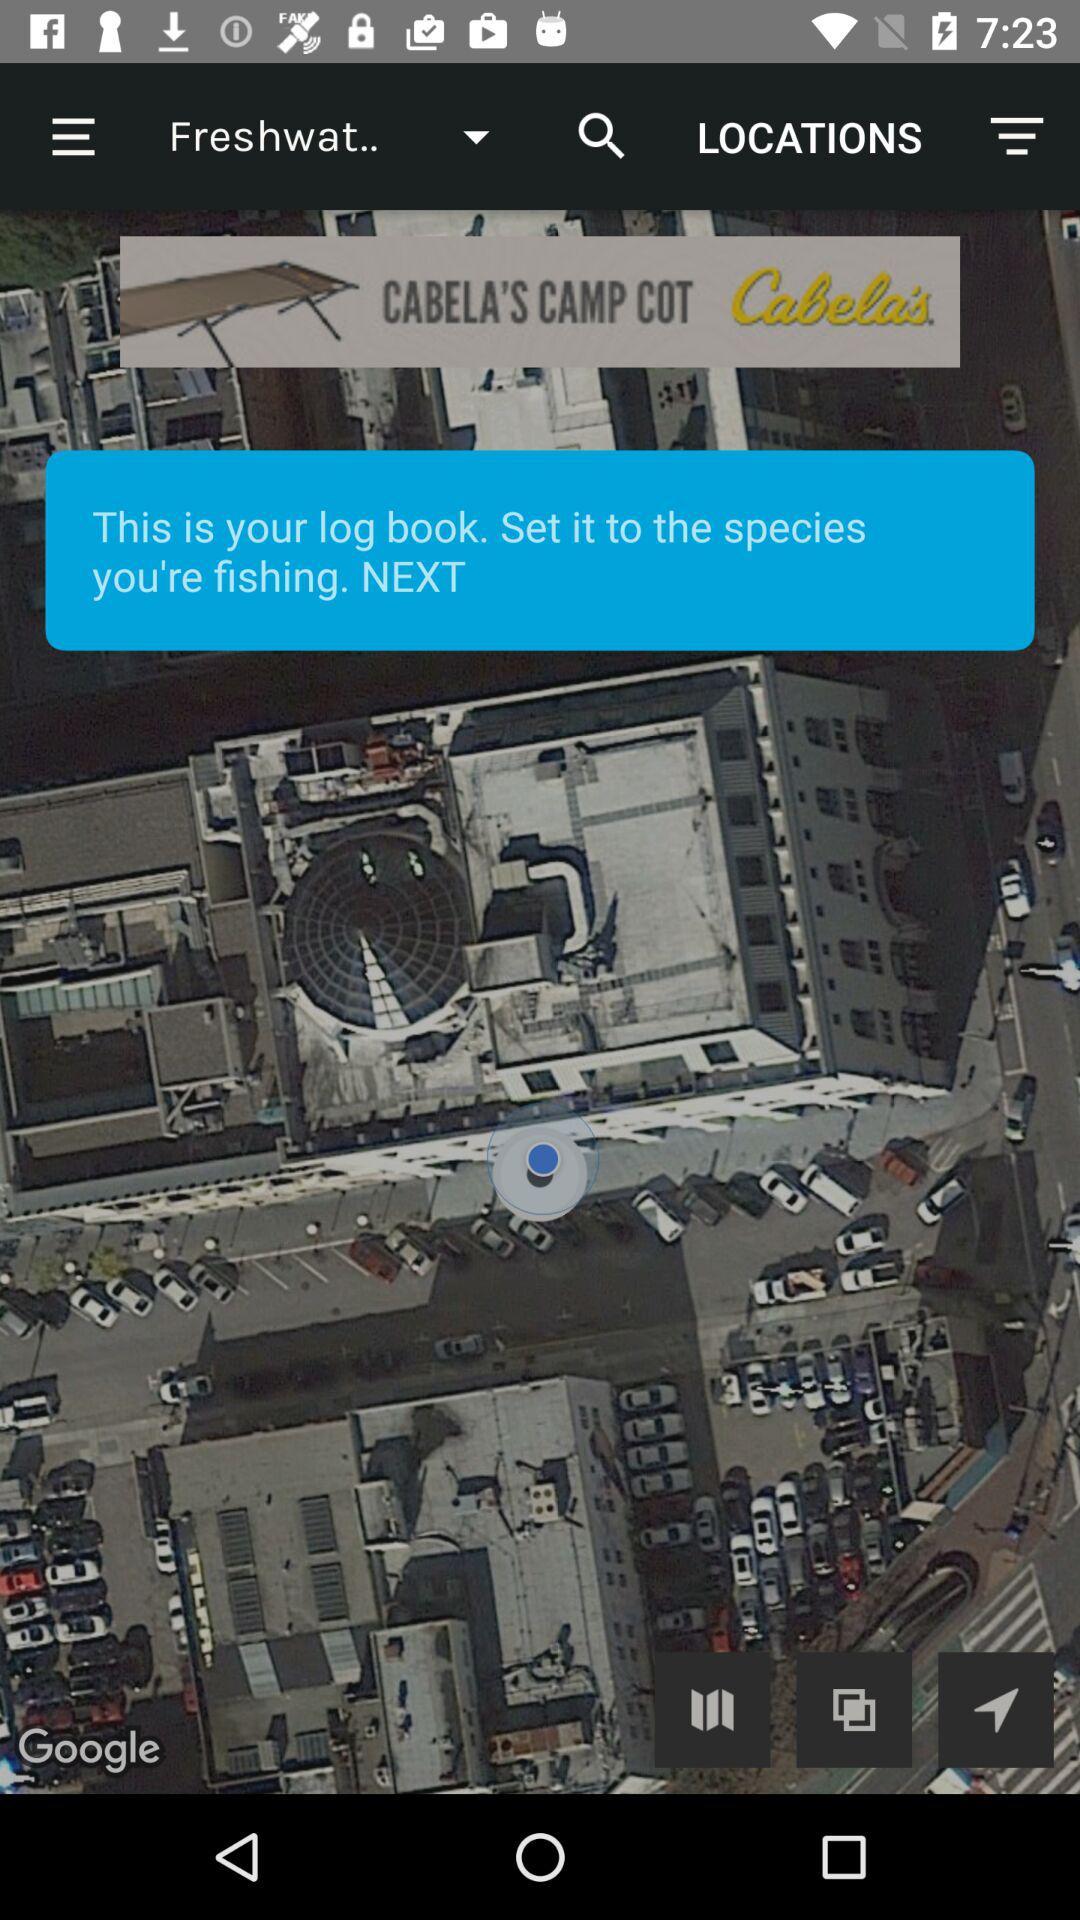  Describe the element at coordinates (854, 1708) in the screenshot. I see `topographic map` at that location.